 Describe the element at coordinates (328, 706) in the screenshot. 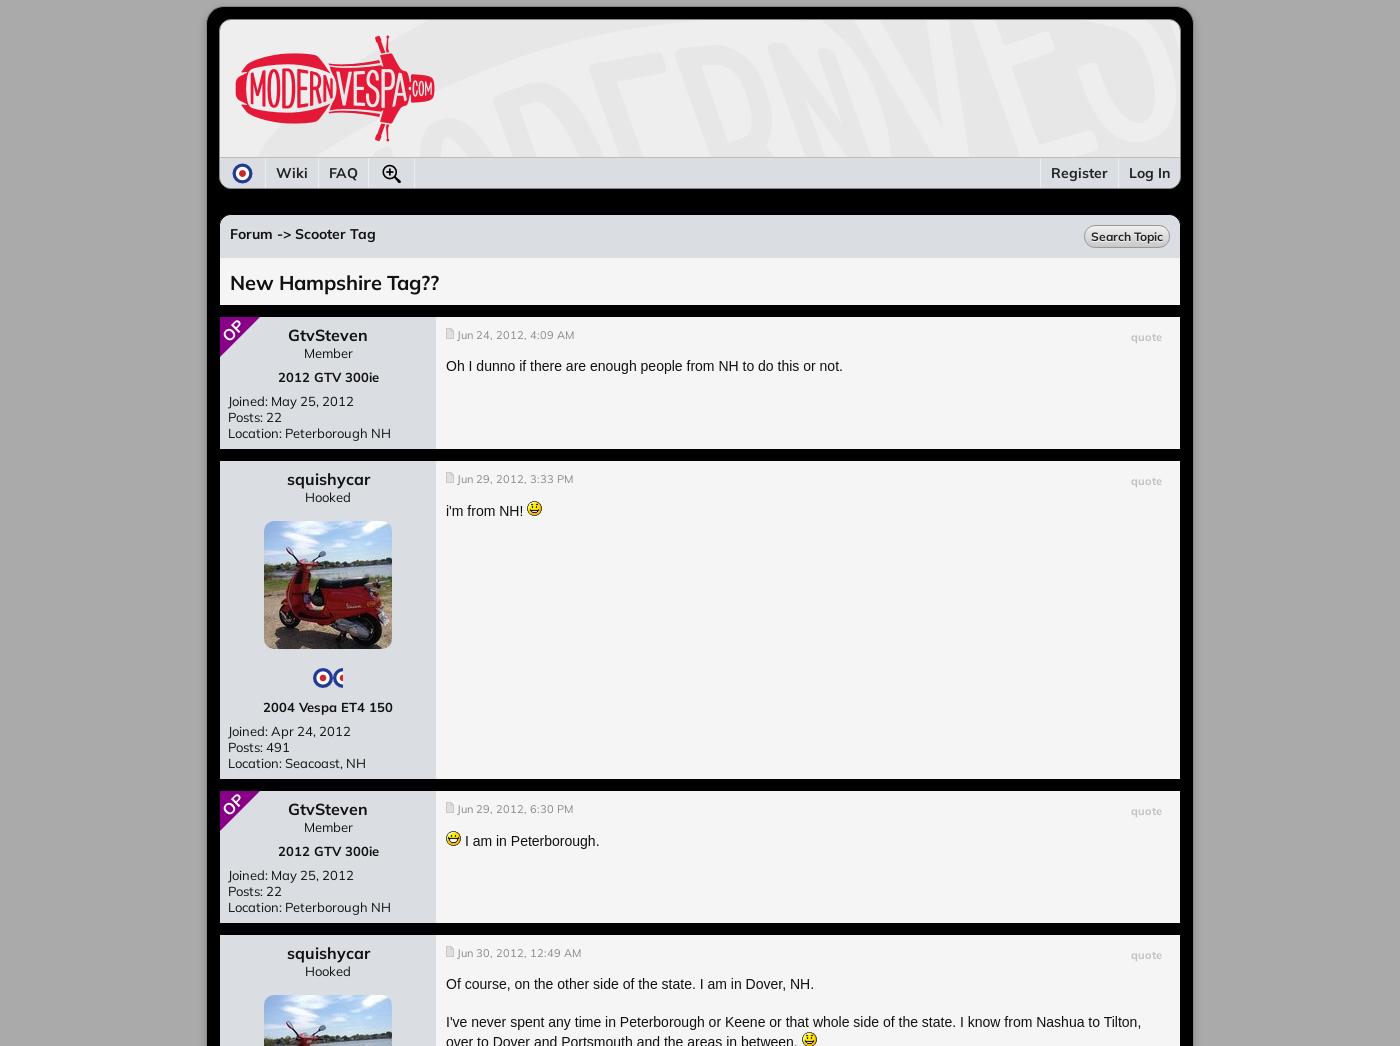

I see `'2004 Vespa ET4 150'` at that location.